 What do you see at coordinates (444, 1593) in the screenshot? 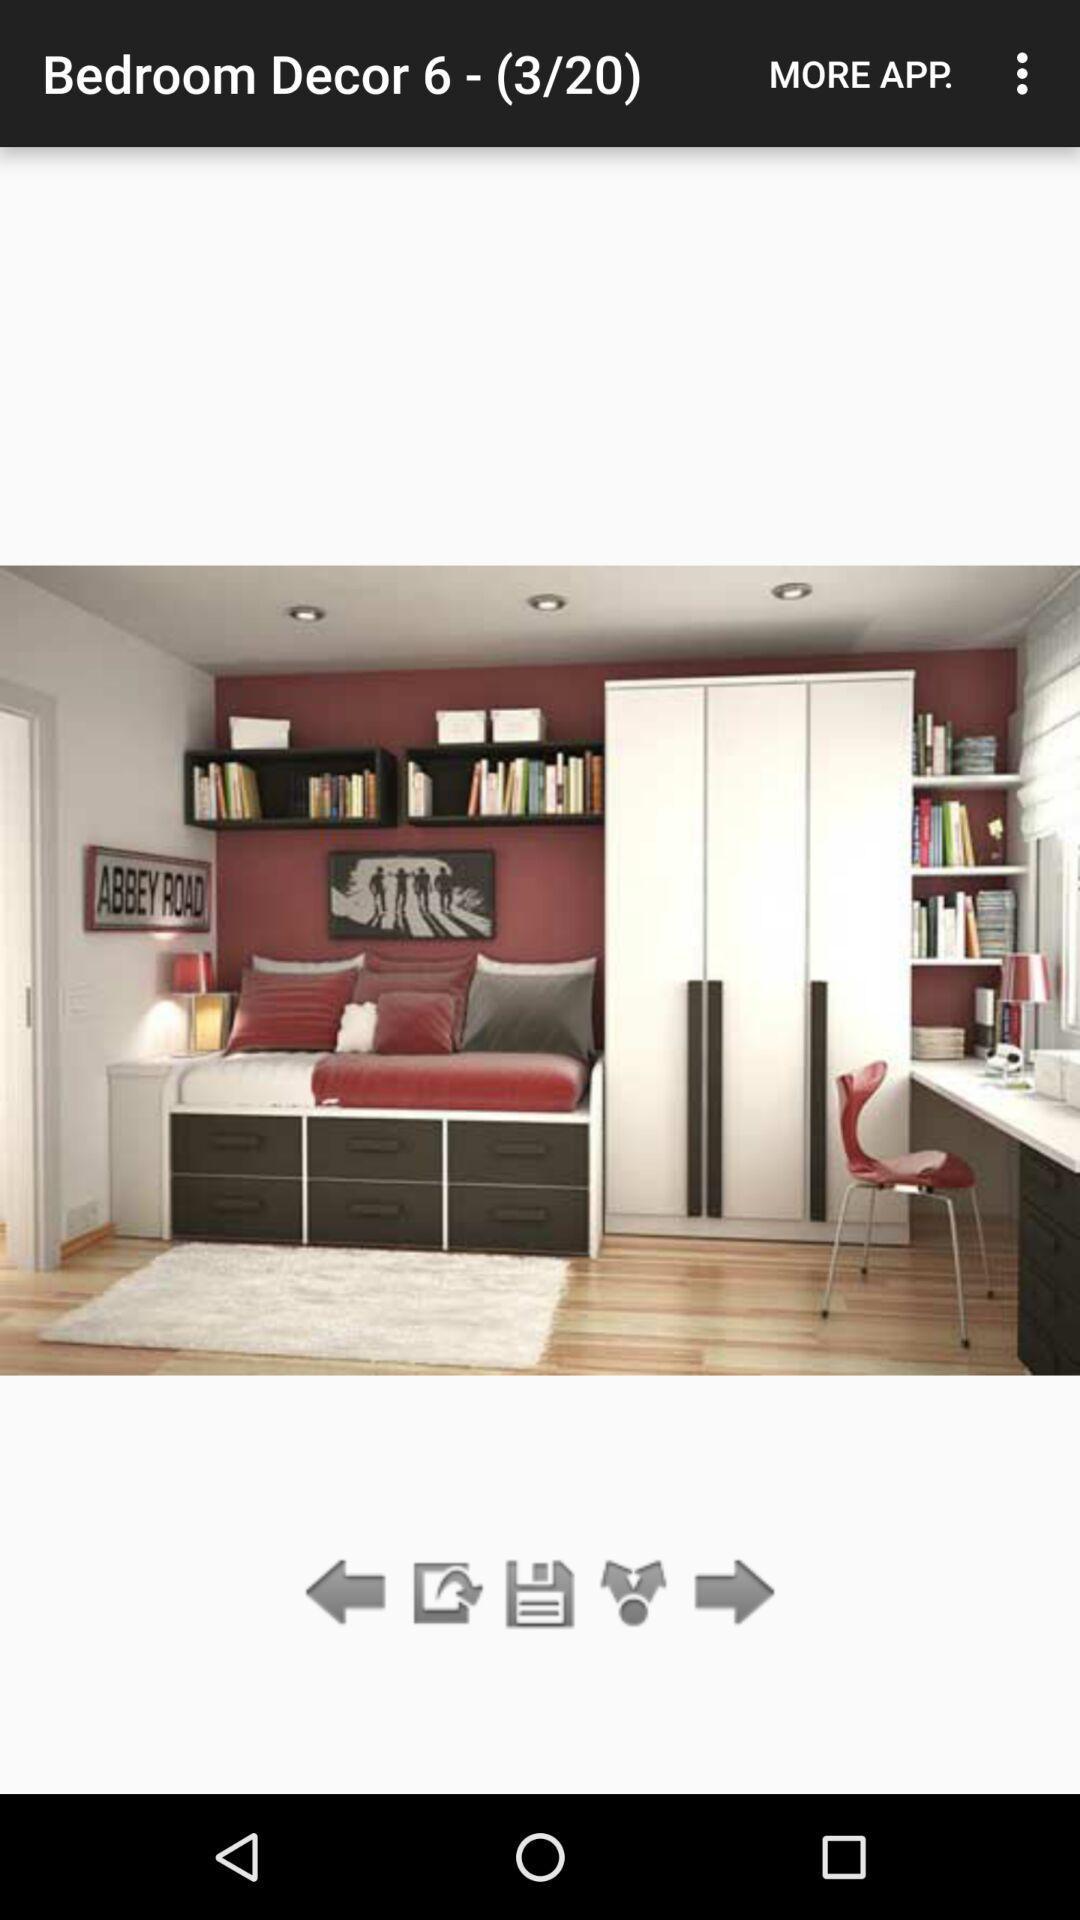
I see `the launch icon` at bounding box center [444, 1593].